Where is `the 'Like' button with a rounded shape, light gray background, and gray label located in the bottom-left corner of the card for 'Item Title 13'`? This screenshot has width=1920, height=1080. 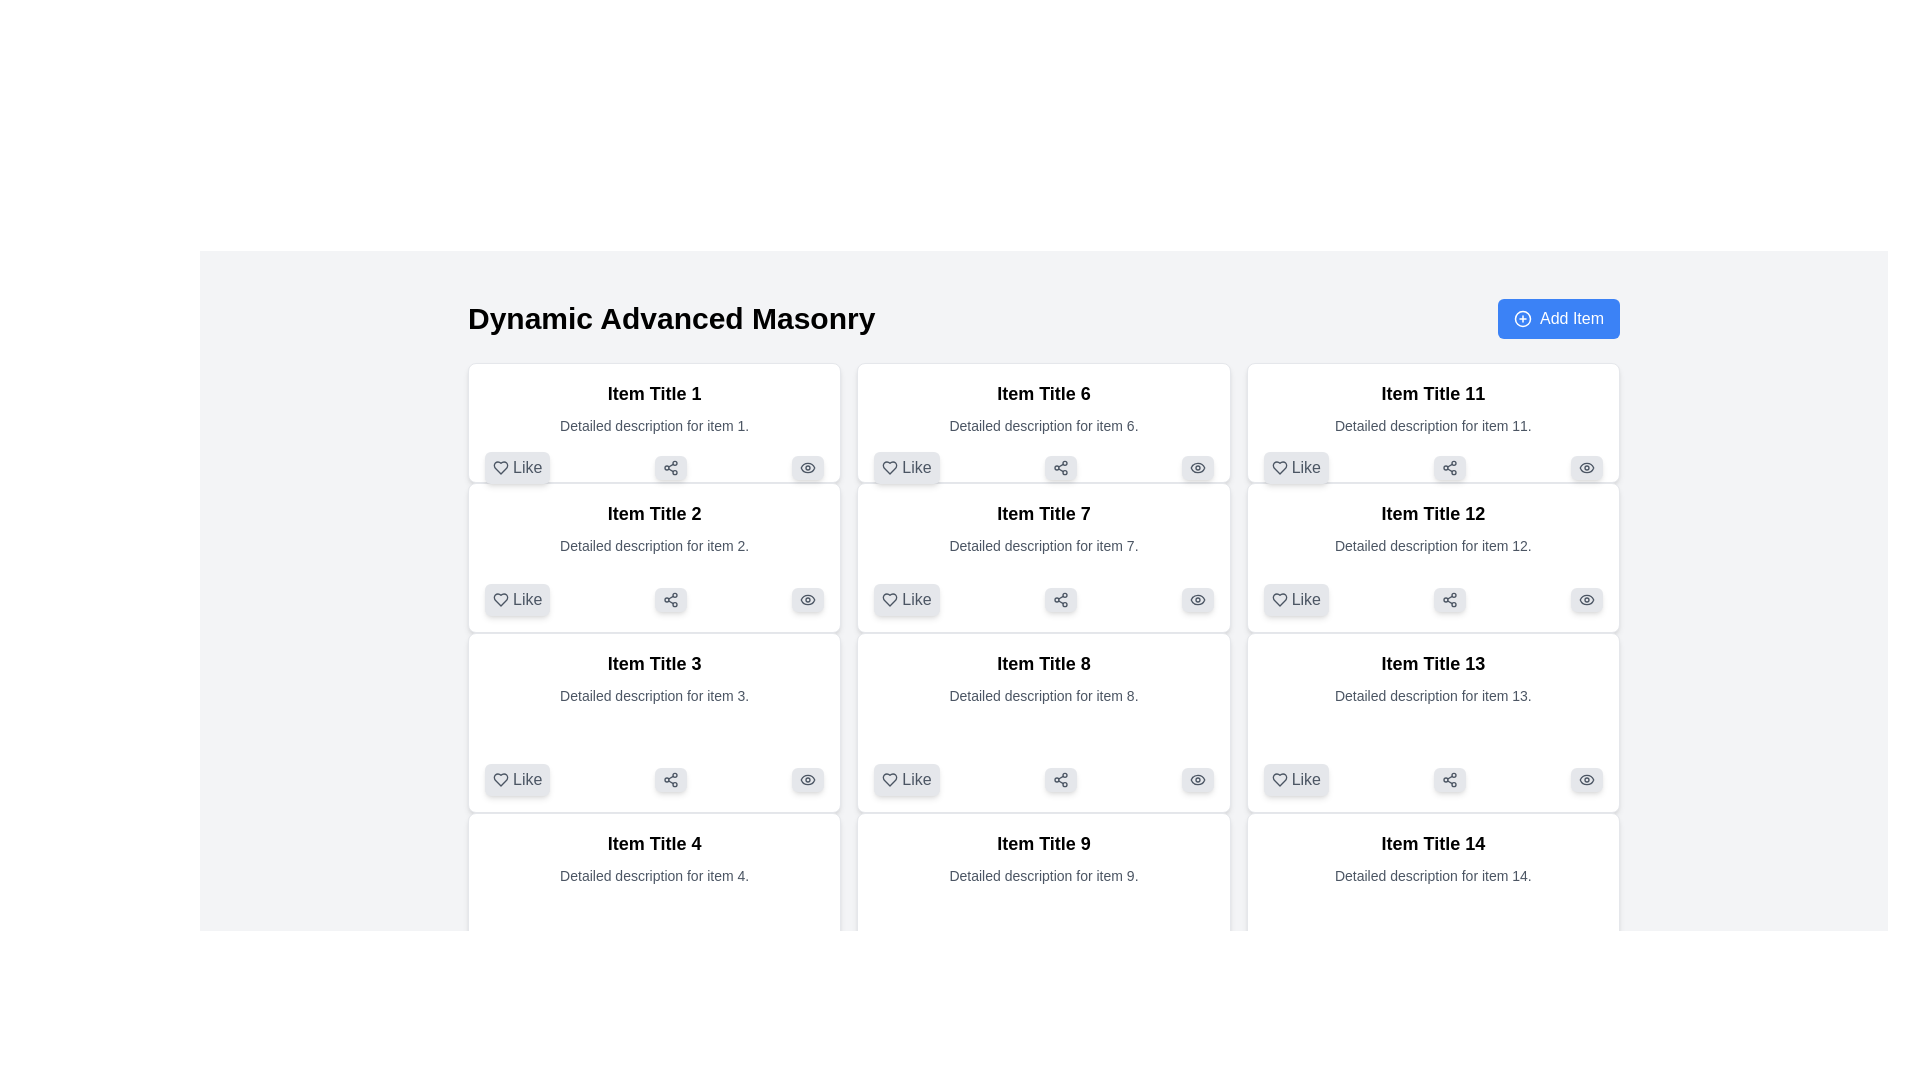 the 'Like' button with a rounded shape, light gray background, and gray label located in the bottom-left corner of the card for 'Item Title 13' is located at coordinates (1296, 778).